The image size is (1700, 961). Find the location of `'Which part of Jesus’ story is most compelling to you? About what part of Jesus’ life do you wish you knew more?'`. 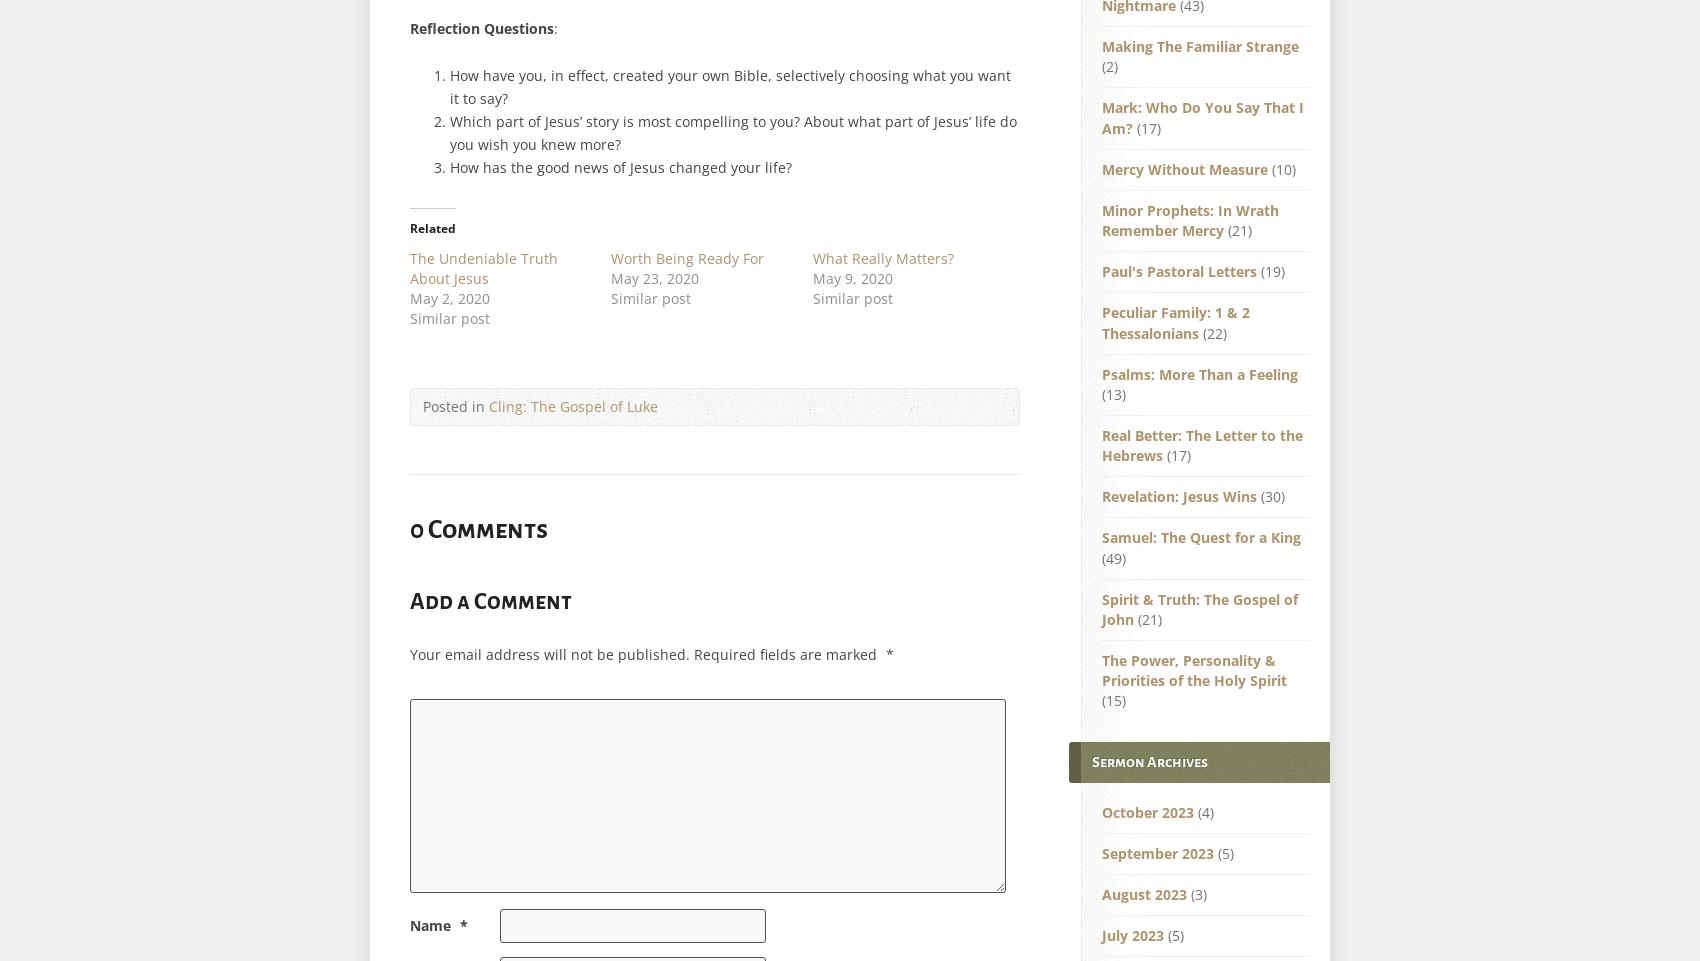

'Which part of Jesus’ story is most compelling to you? About what part of Jesus’ life do you wish you knew more?' is located at coordinates (449, 131).